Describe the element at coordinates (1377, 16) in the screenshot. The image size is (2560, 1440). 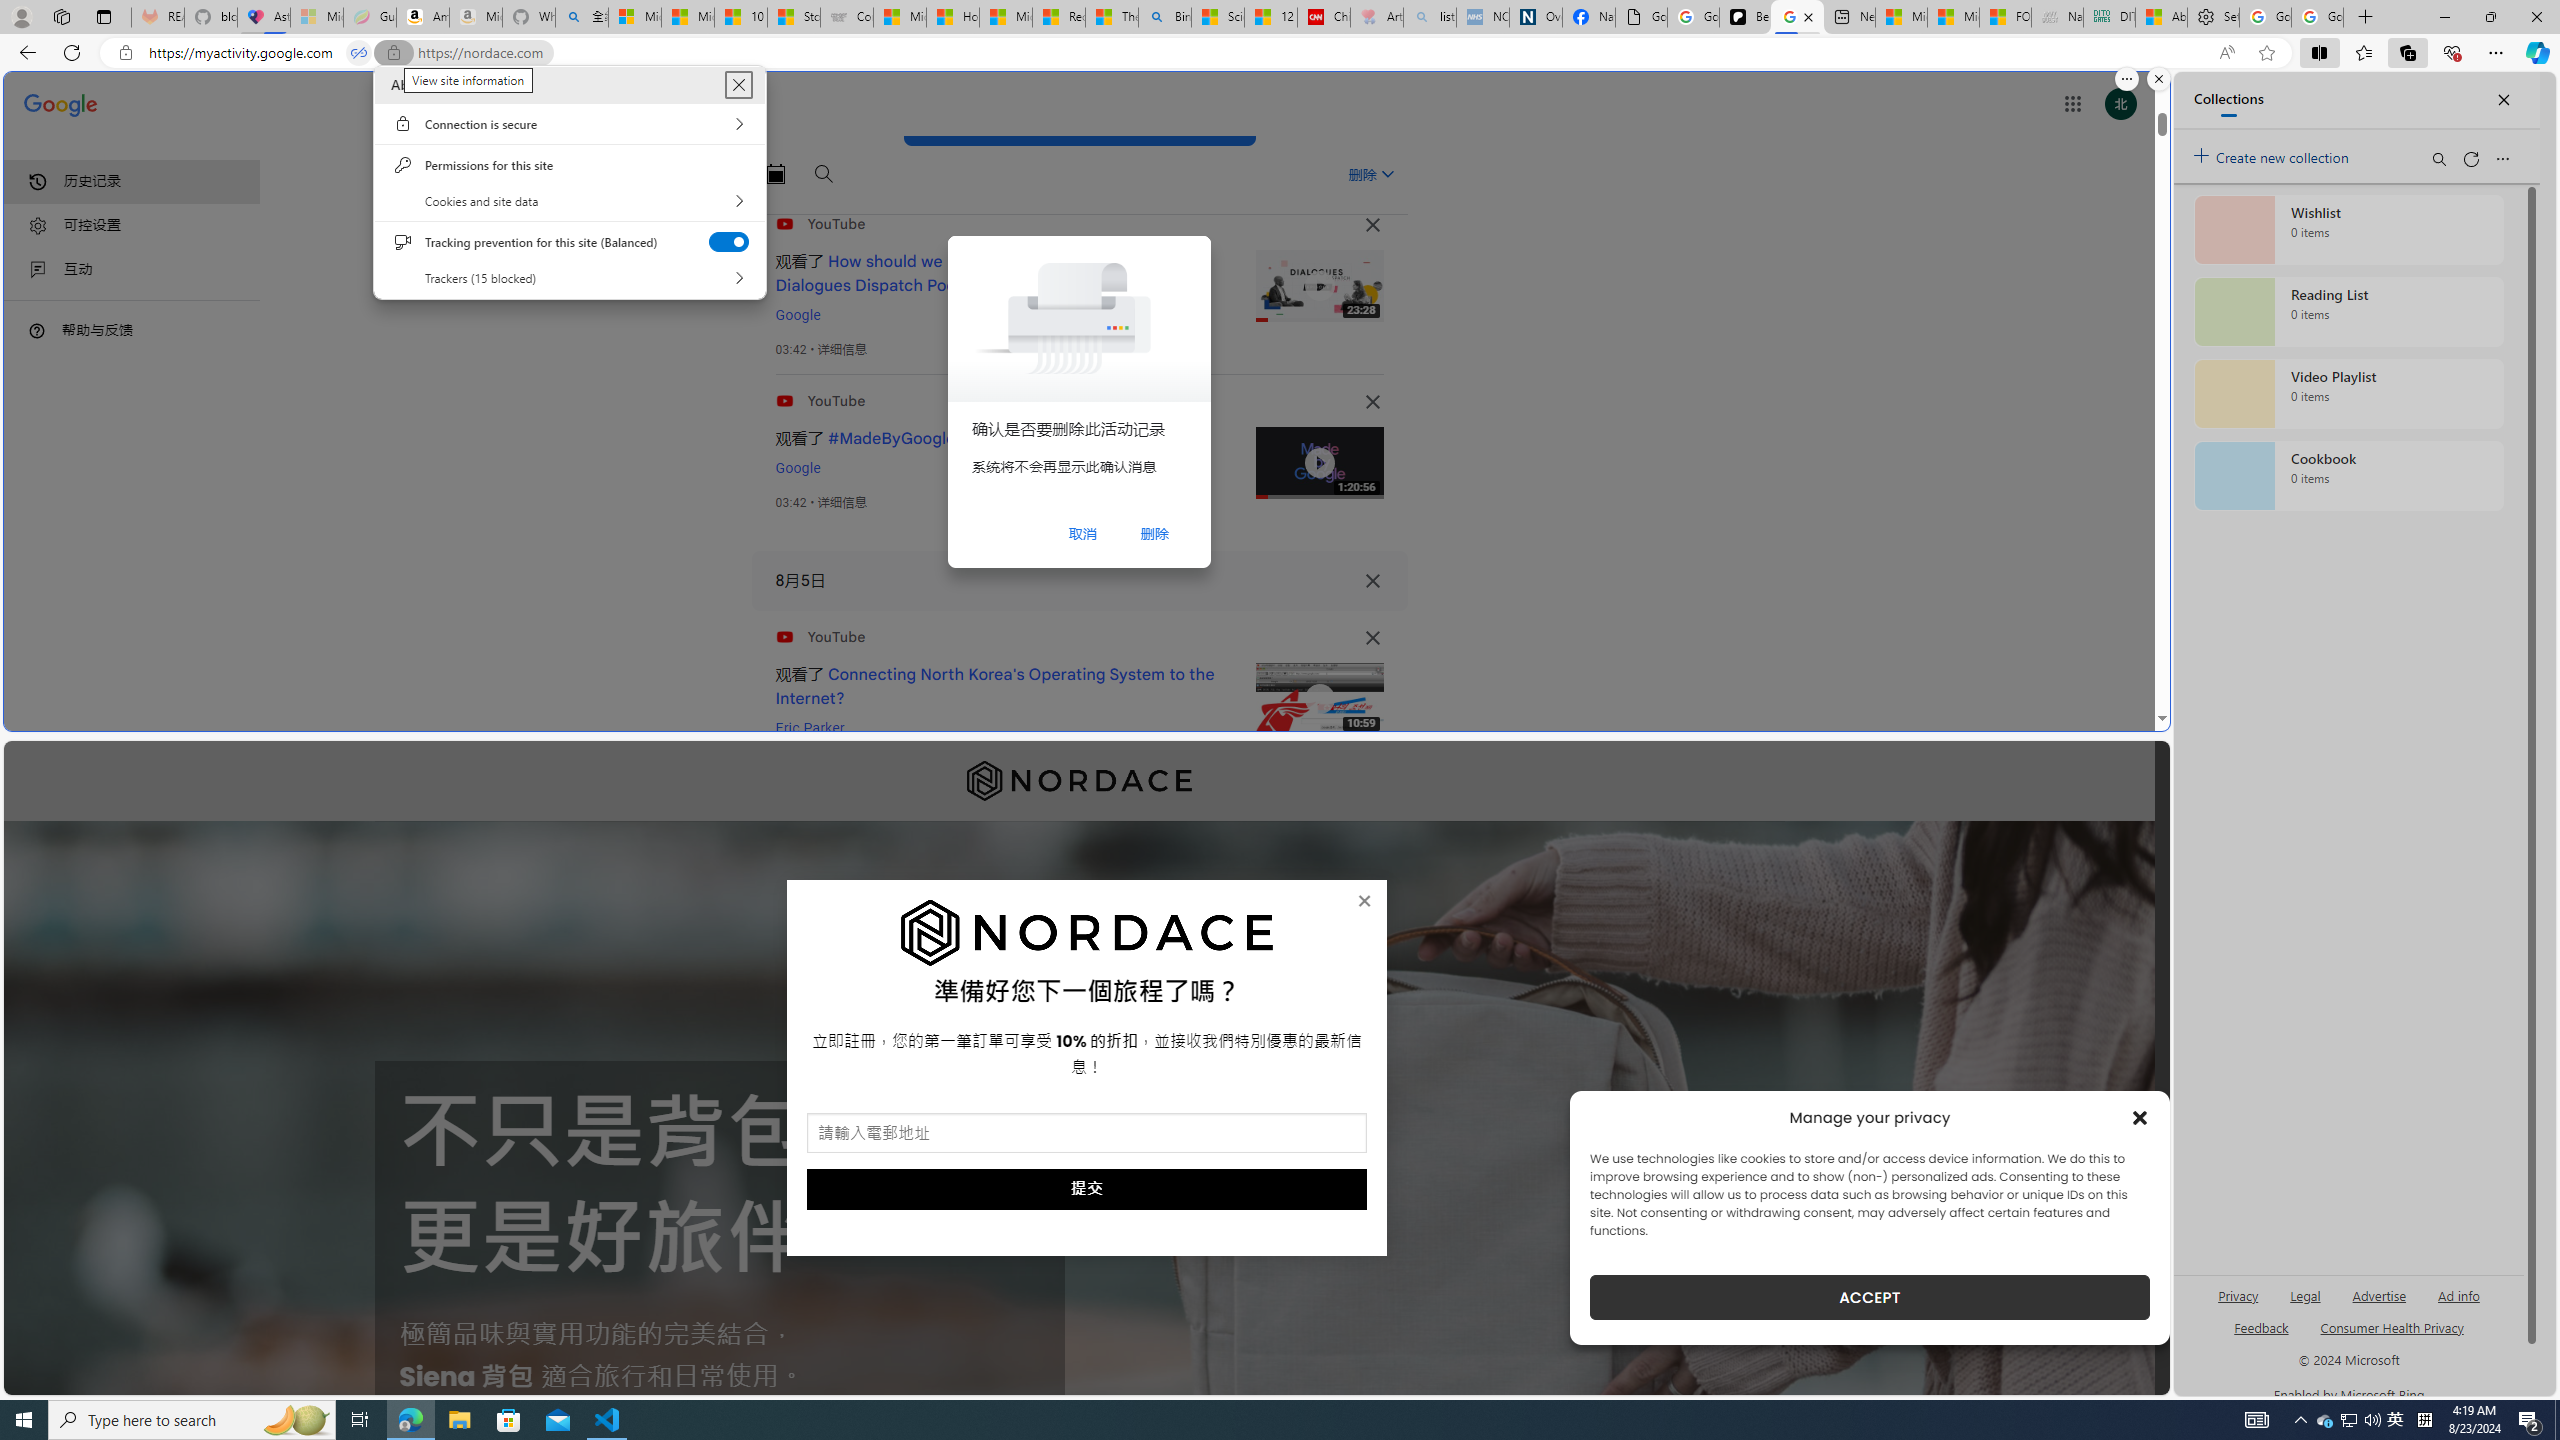
I see `'Arthritis: Ask Health Professionals - Sleeping'` at that location.